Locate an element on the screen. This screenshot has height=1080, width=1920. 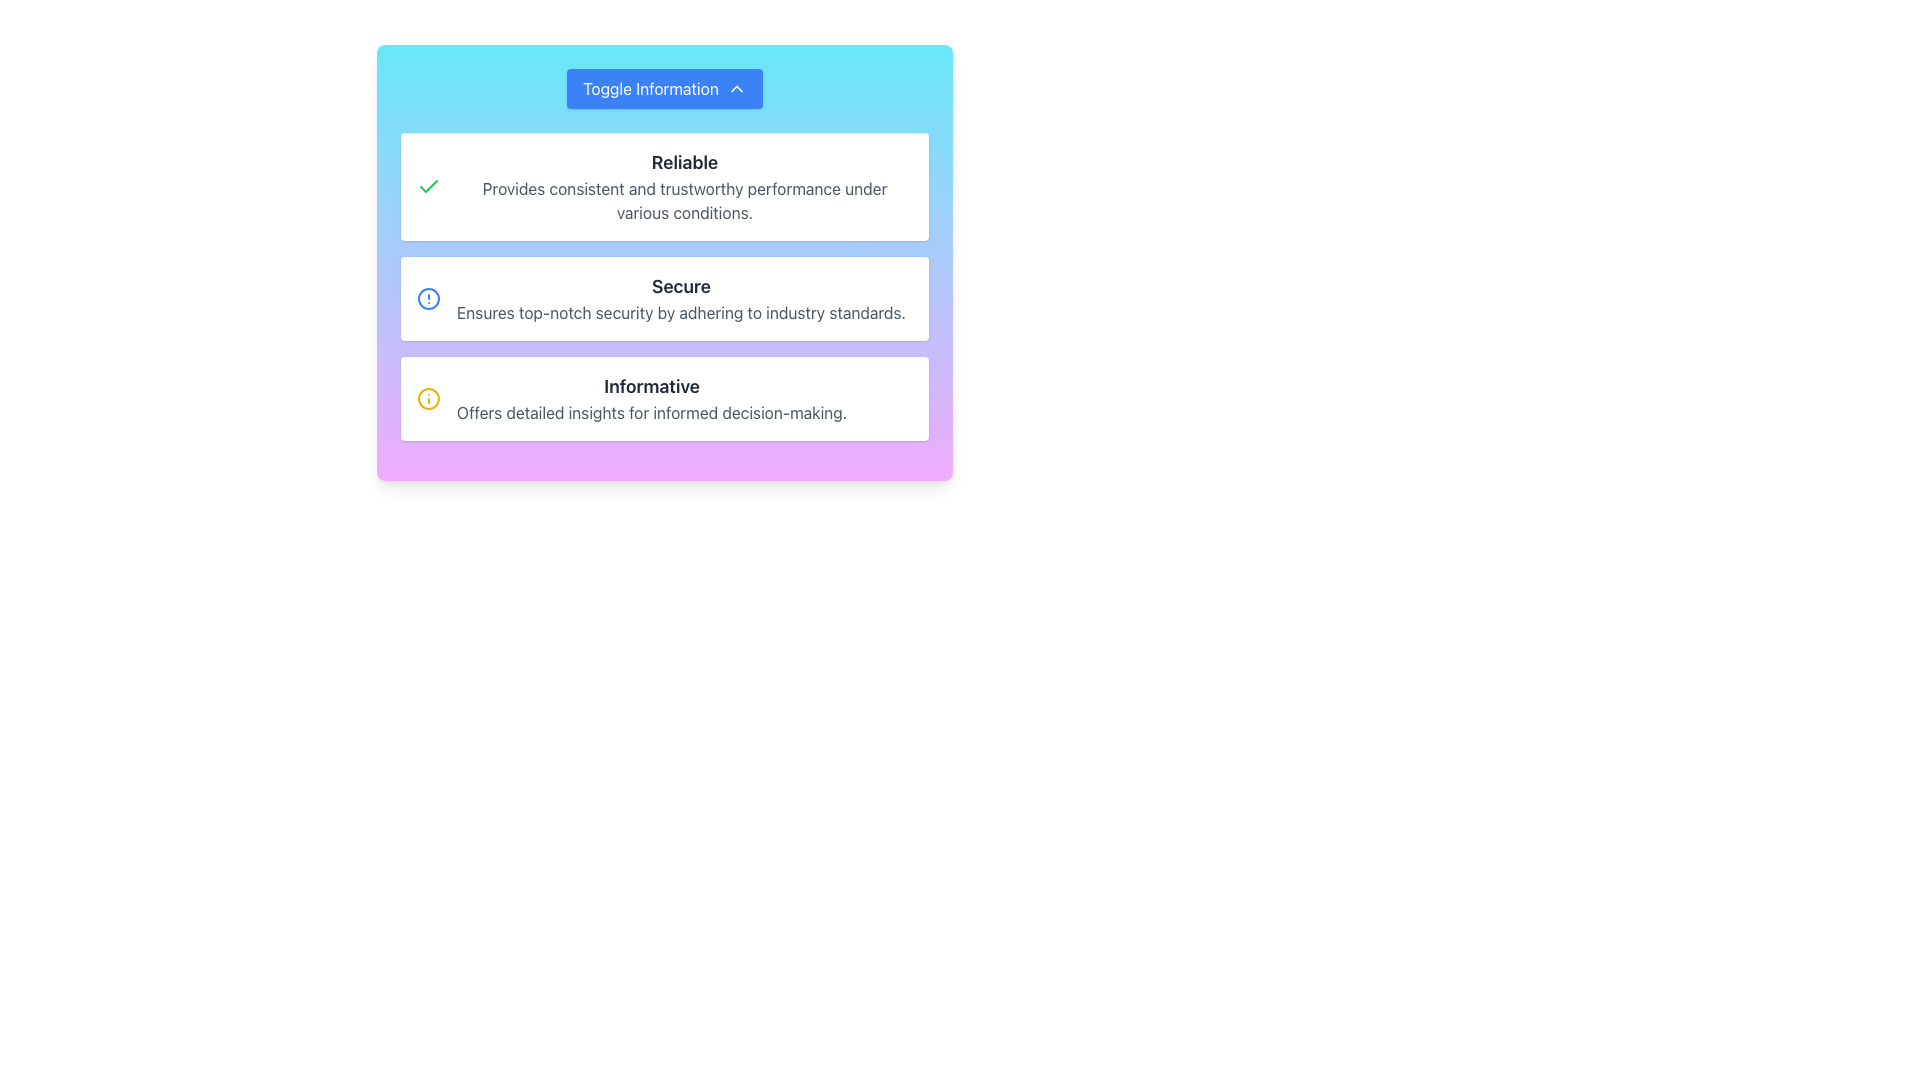
the interactive icons or buttons within the Informational card or panel that is centrally located and provides details on 'Reliable,' 'Secure,' and 'Informative.' is located at coordinates (665, 261).